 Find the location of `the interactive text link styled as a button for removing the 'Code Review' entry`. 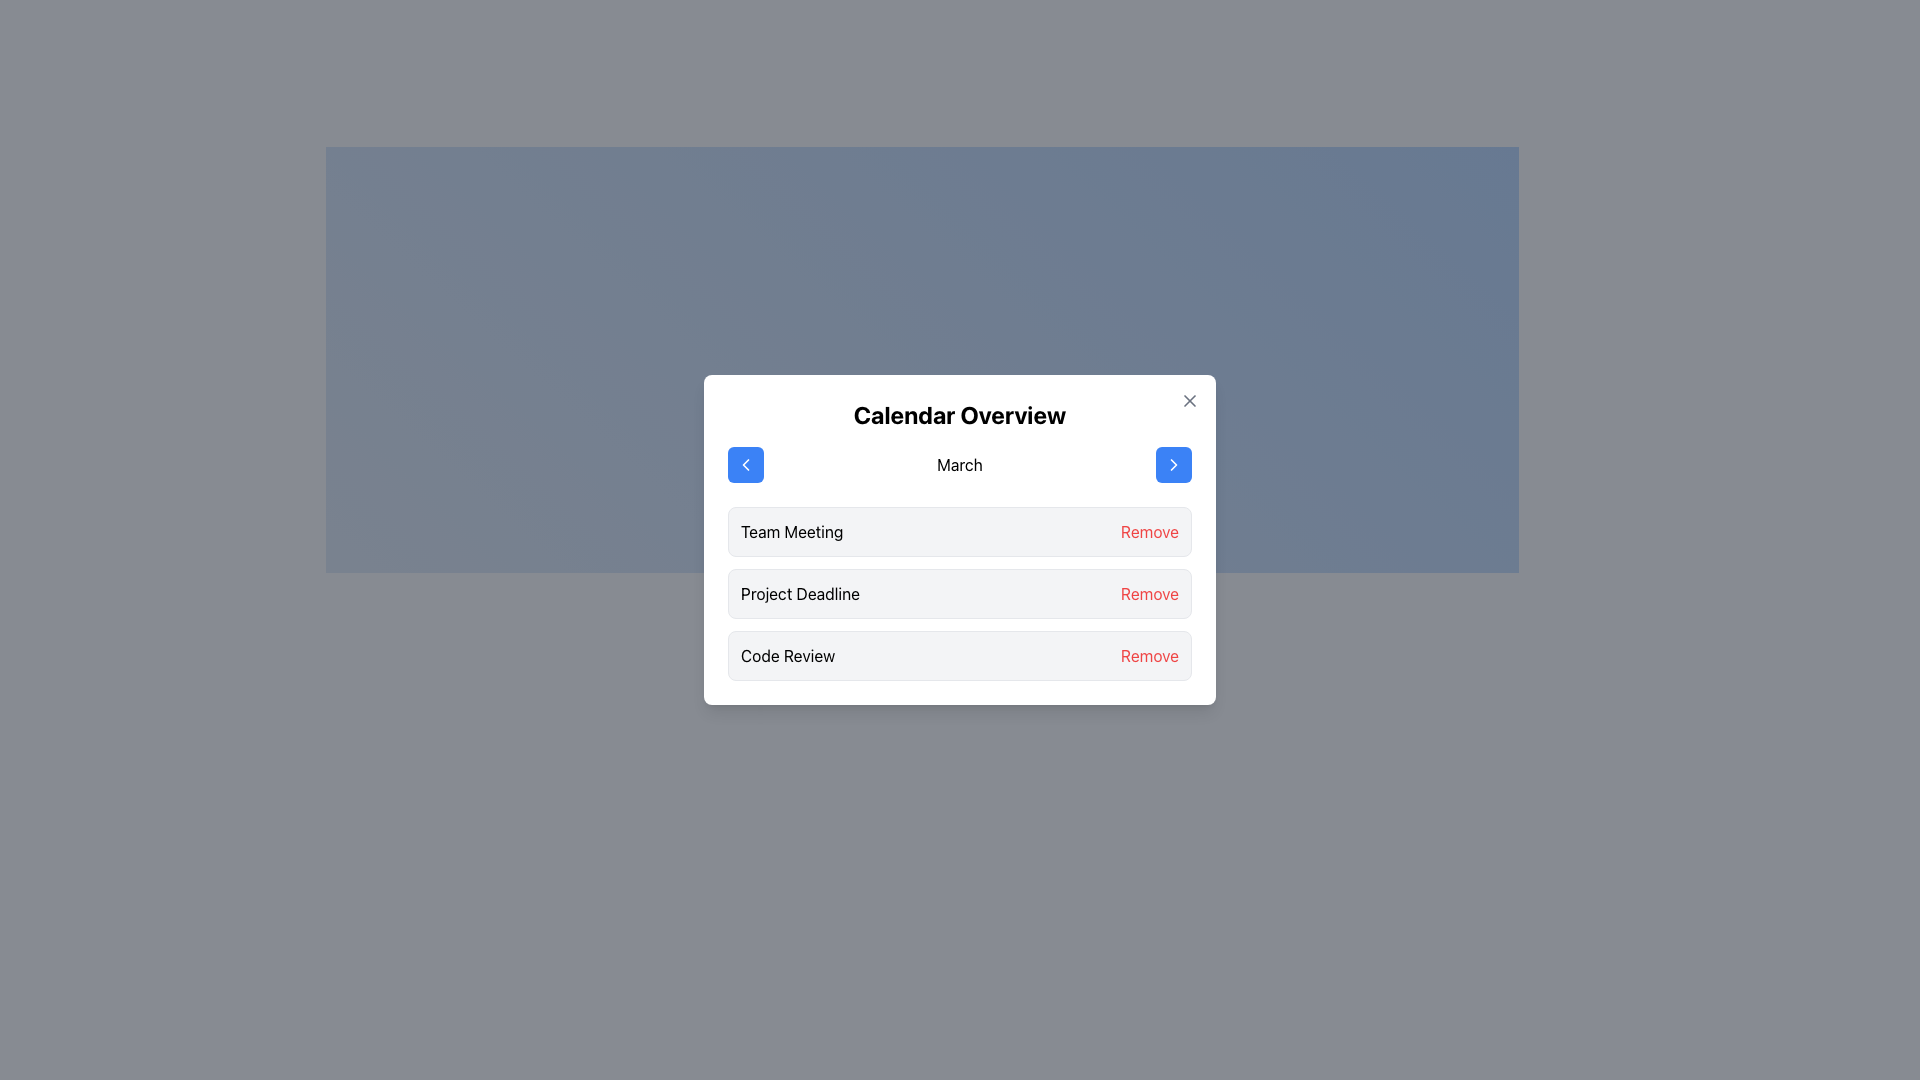

the interactive text link styled as a button for removing the 'Code Review' entry is located at coordinates (1149, 655).